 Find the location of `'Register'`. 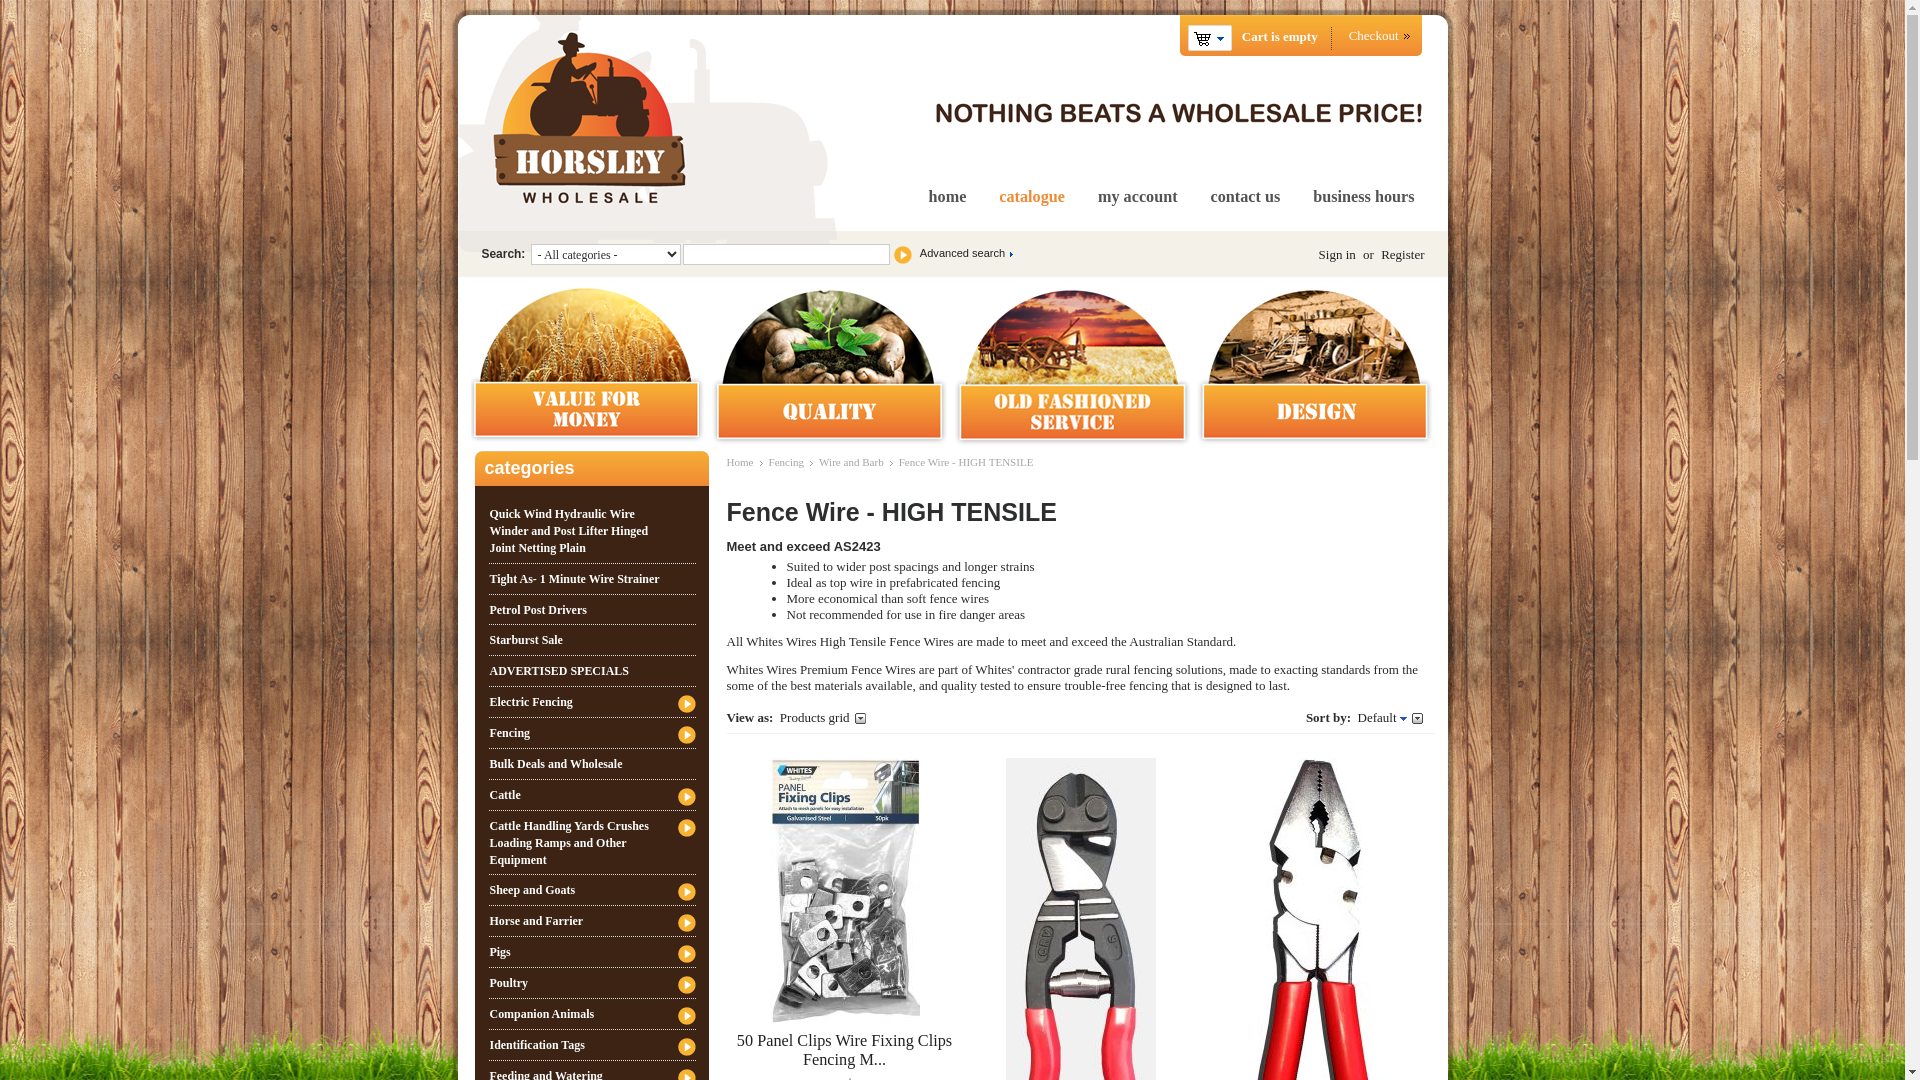

'Register' is located at coordinates (1401, 253).